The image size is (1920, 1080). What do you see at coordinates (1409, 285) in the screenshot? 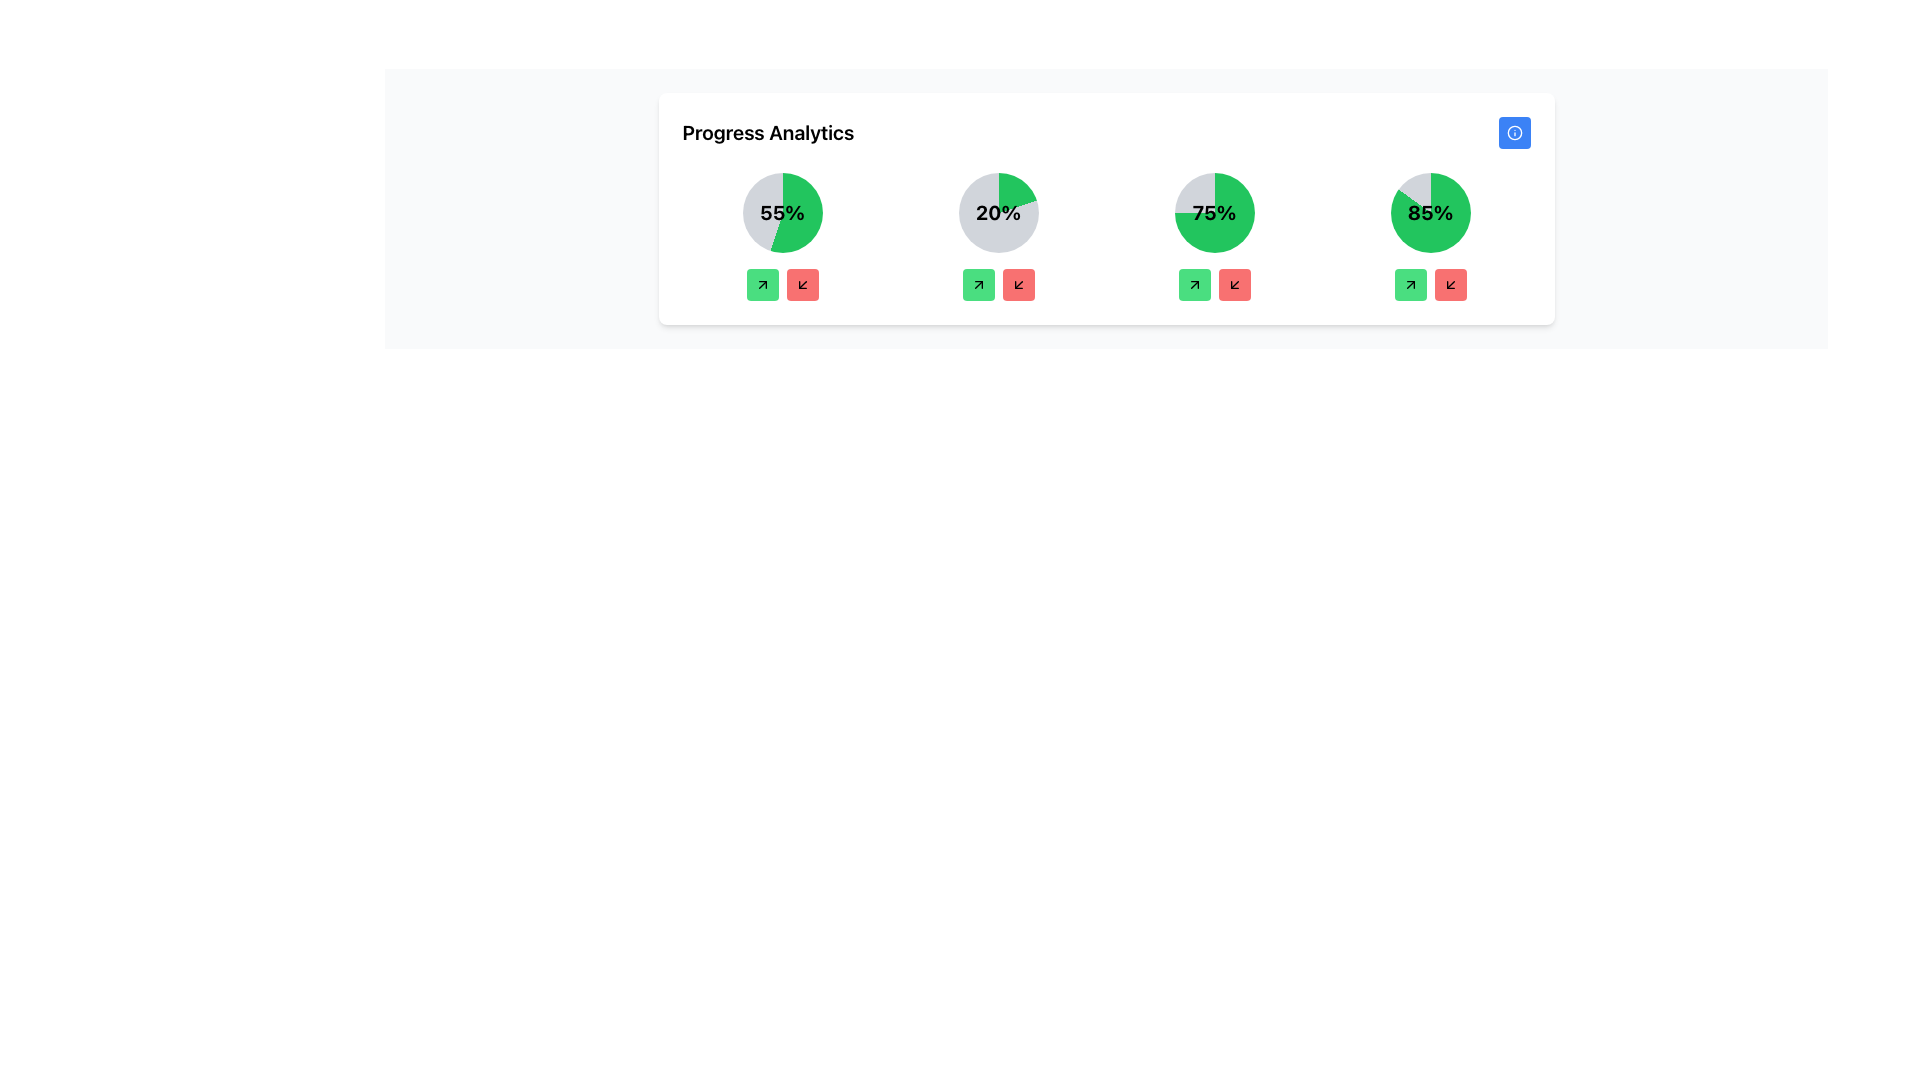
I see `the small upward-right arrow icon within the green button` at bounding box center [1409, 285].